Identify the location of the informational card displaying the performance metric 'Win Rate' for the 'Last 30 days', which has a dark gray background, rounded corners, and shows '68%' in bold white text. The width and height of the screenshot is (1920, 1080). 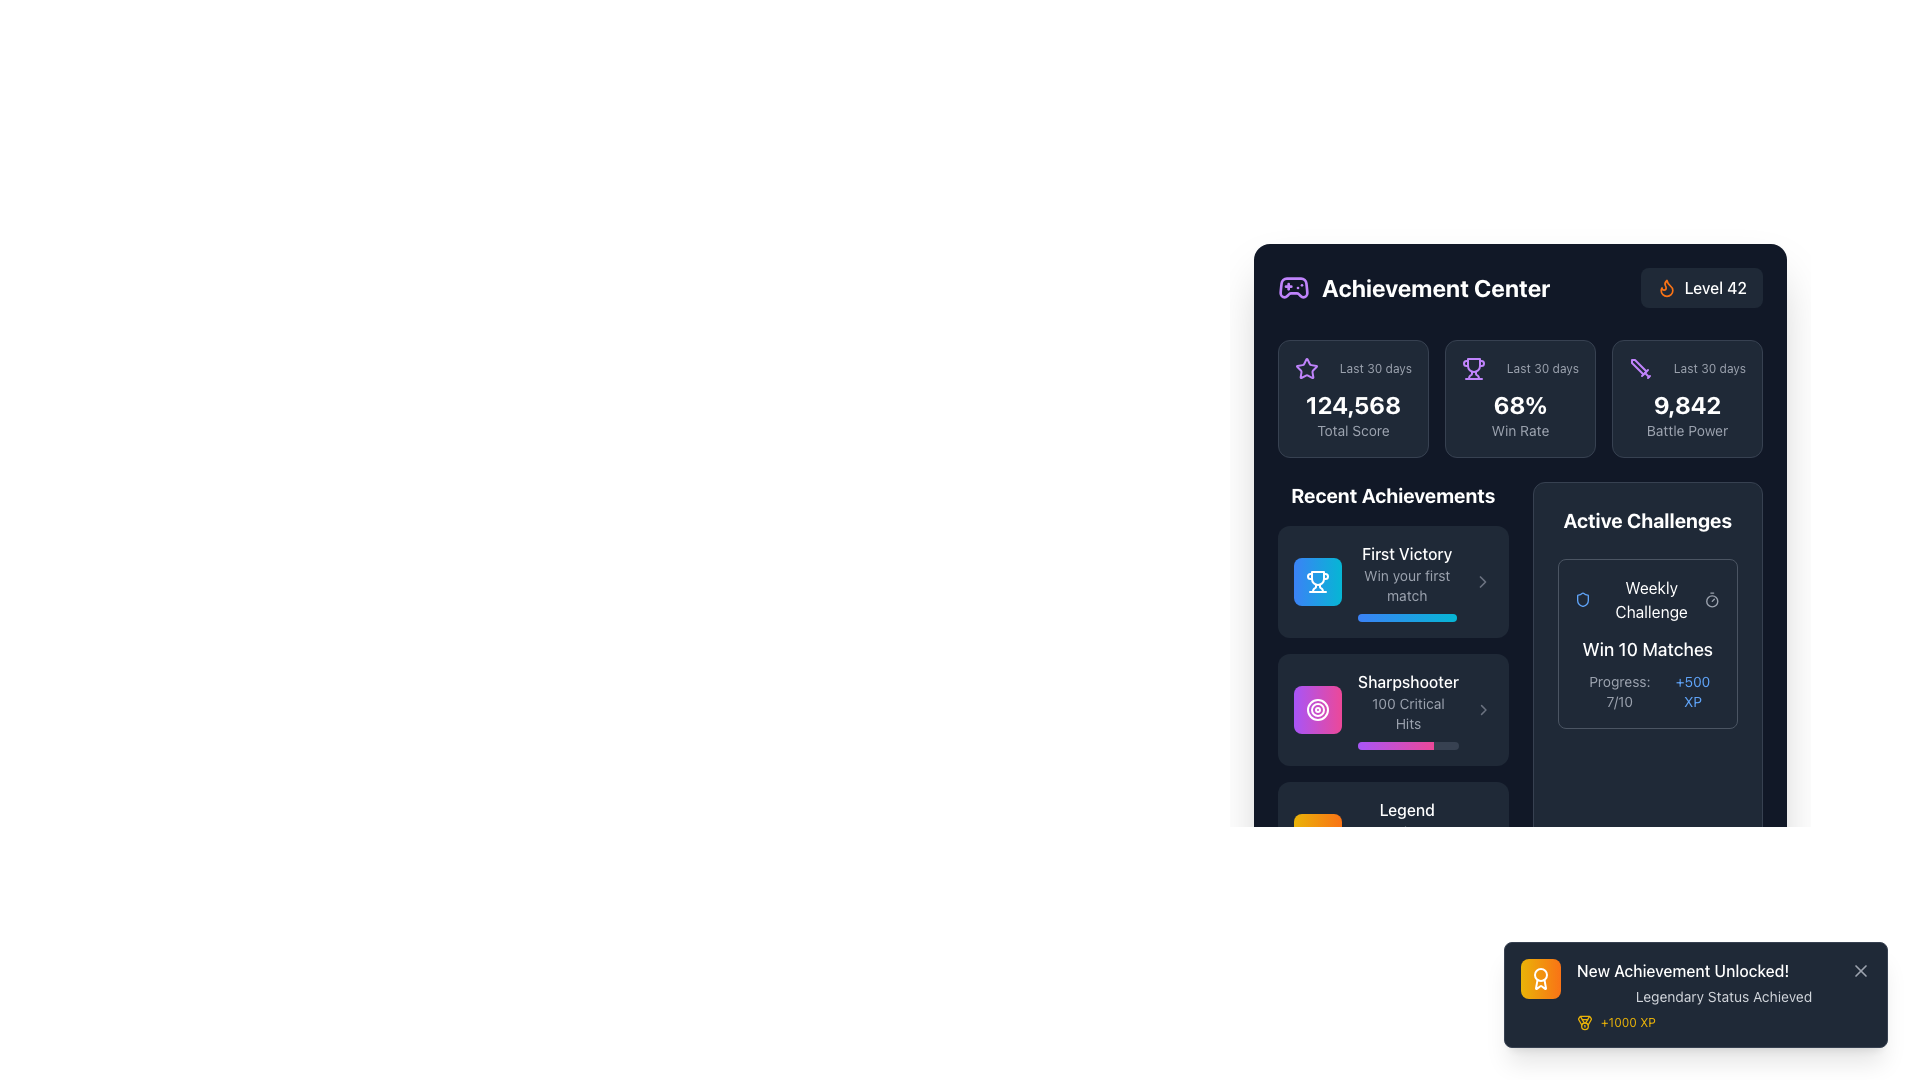
(1520, 398).